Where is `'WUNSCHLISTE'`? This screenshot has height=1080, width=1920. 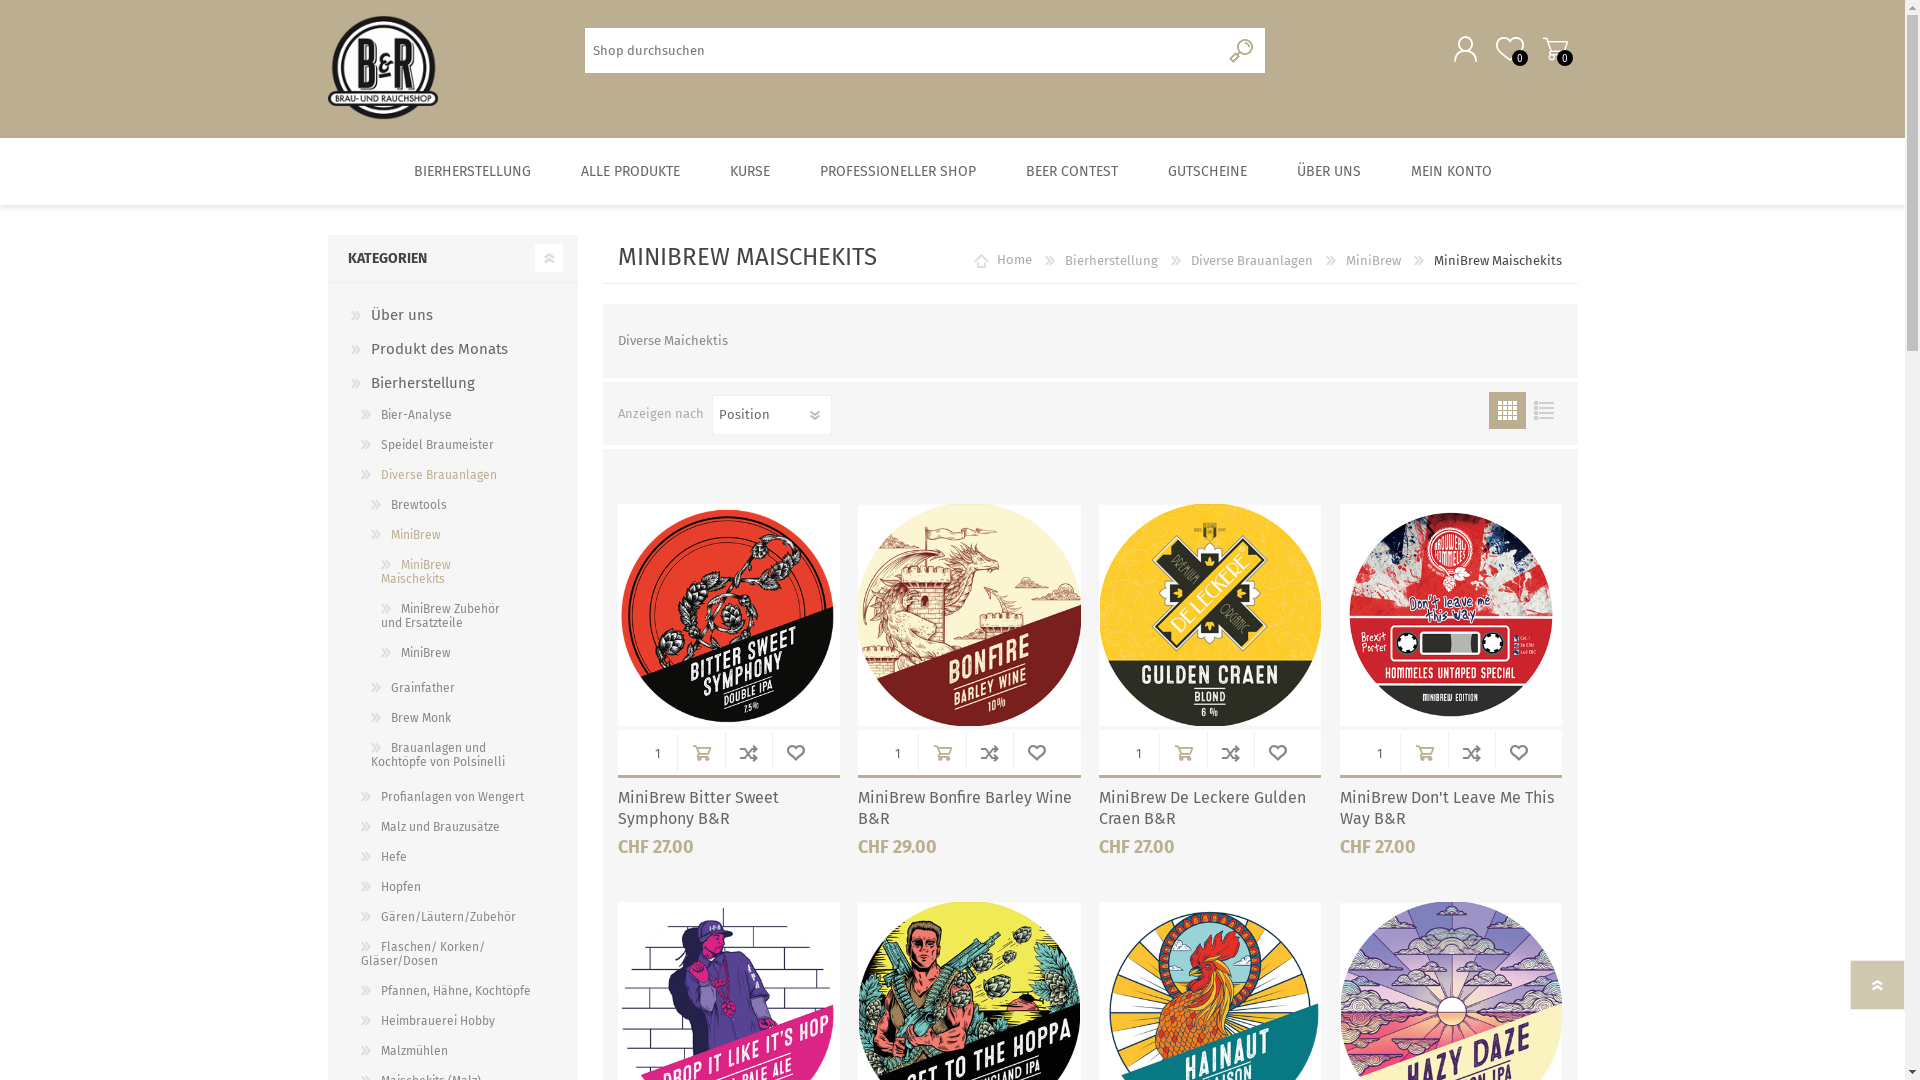
'WUNSCHLISTE' is located at coordinates (794, 752).